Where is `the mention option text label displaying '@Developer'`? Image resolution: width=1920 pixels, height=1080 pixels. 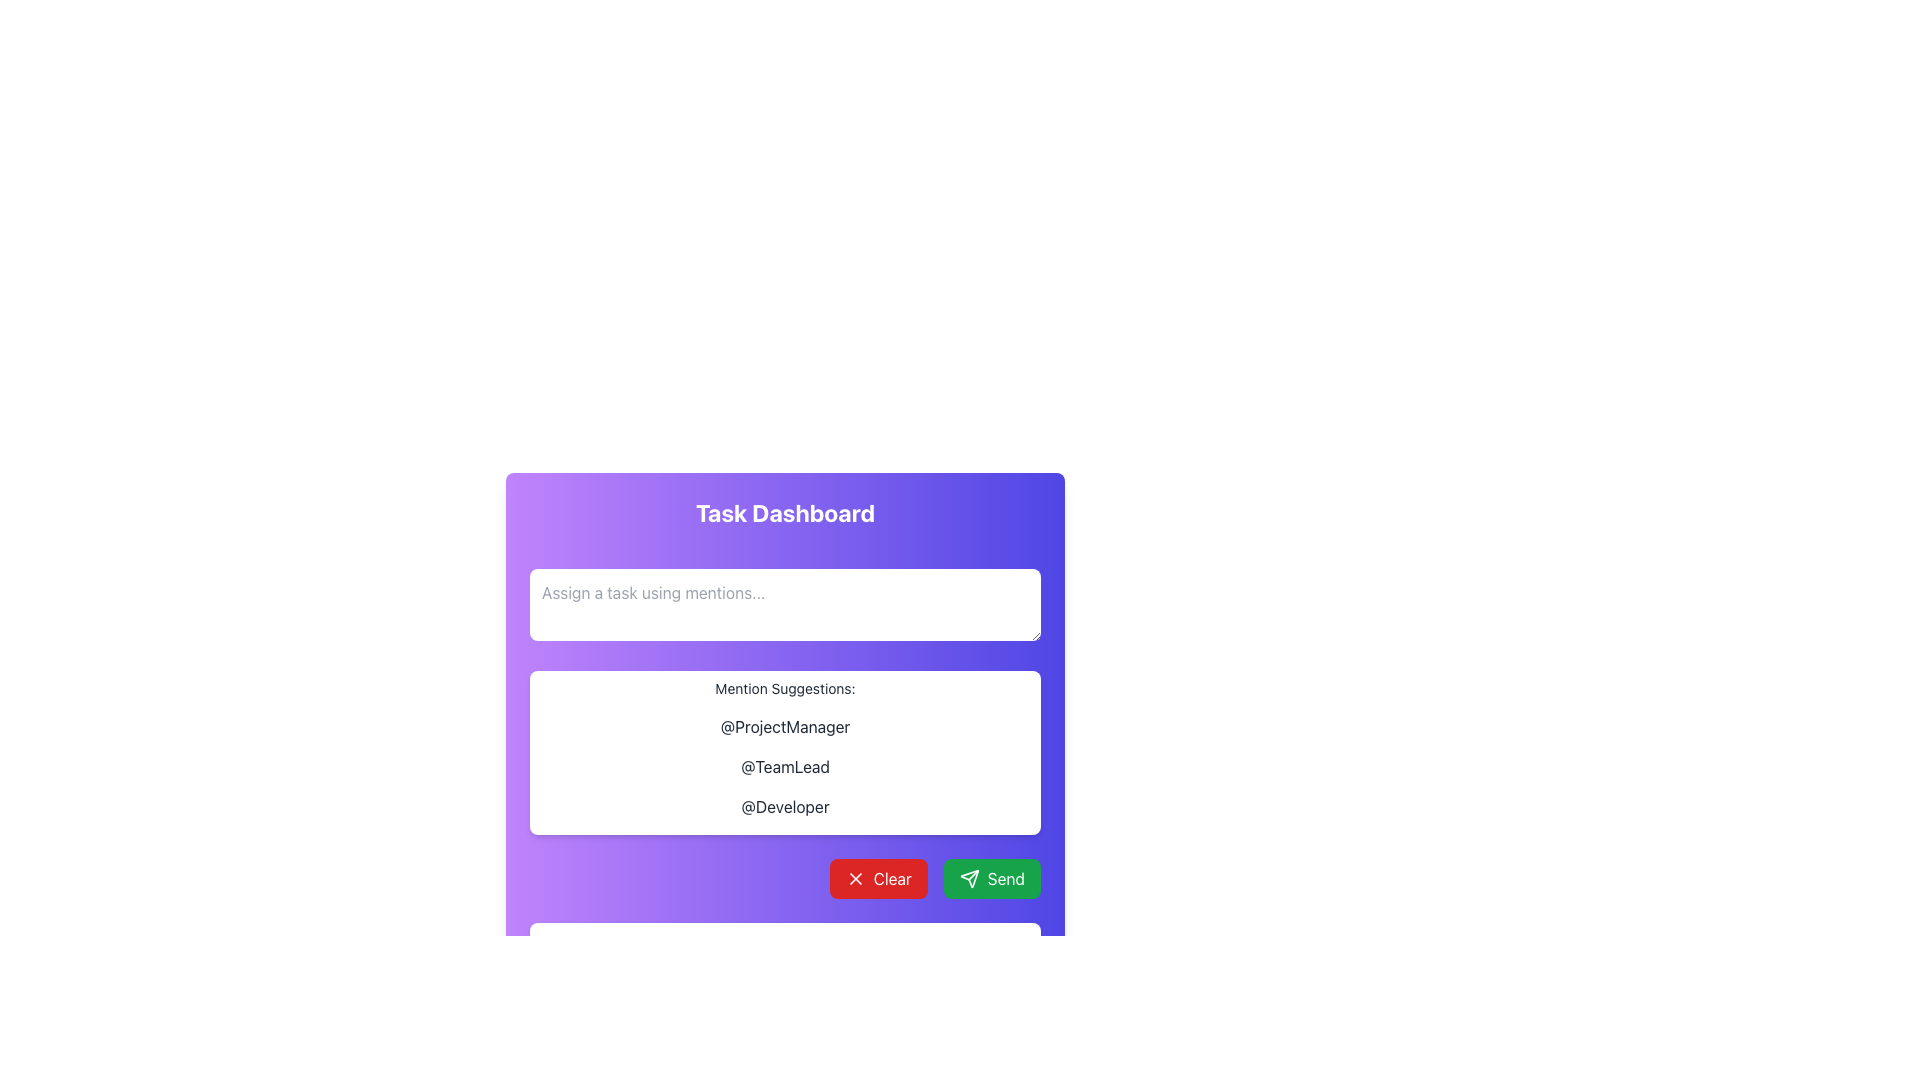
the mention option text label displaying '@Developer' is located at coordinates (784, 805).